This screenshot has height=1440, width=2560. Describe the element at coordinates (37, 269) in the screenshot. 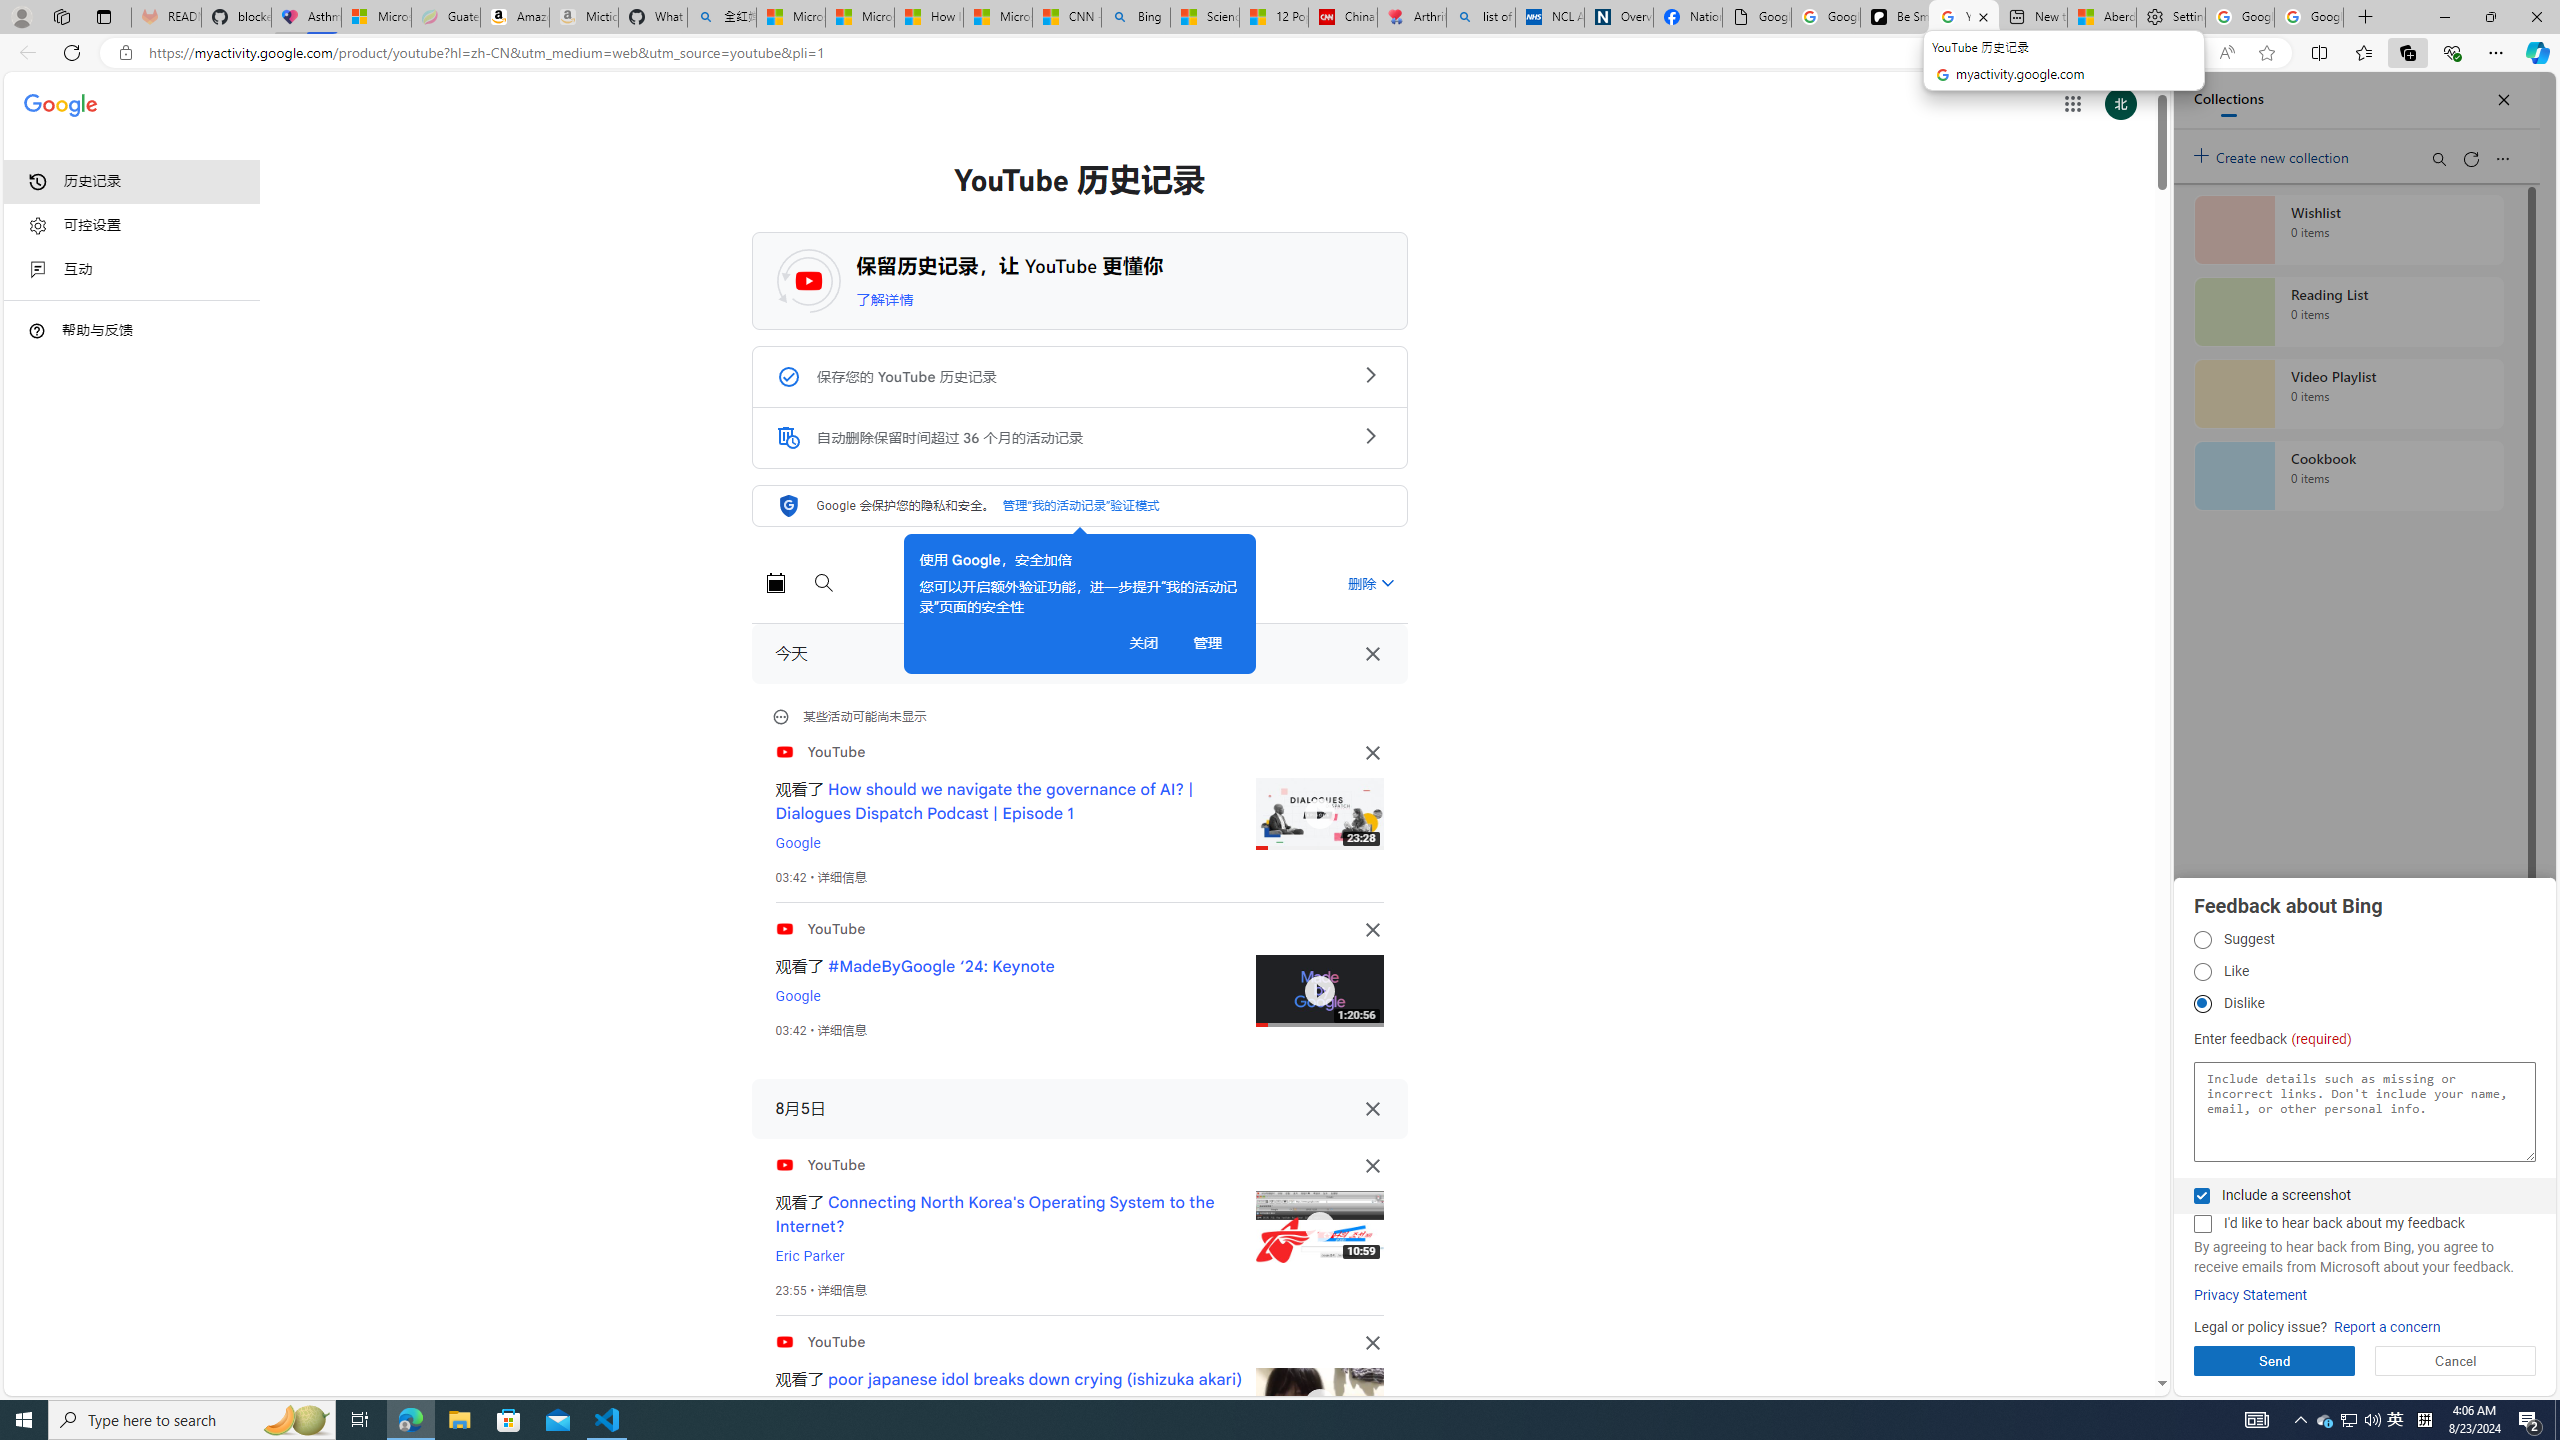

I see `'Class: i2GIId'` at that location.